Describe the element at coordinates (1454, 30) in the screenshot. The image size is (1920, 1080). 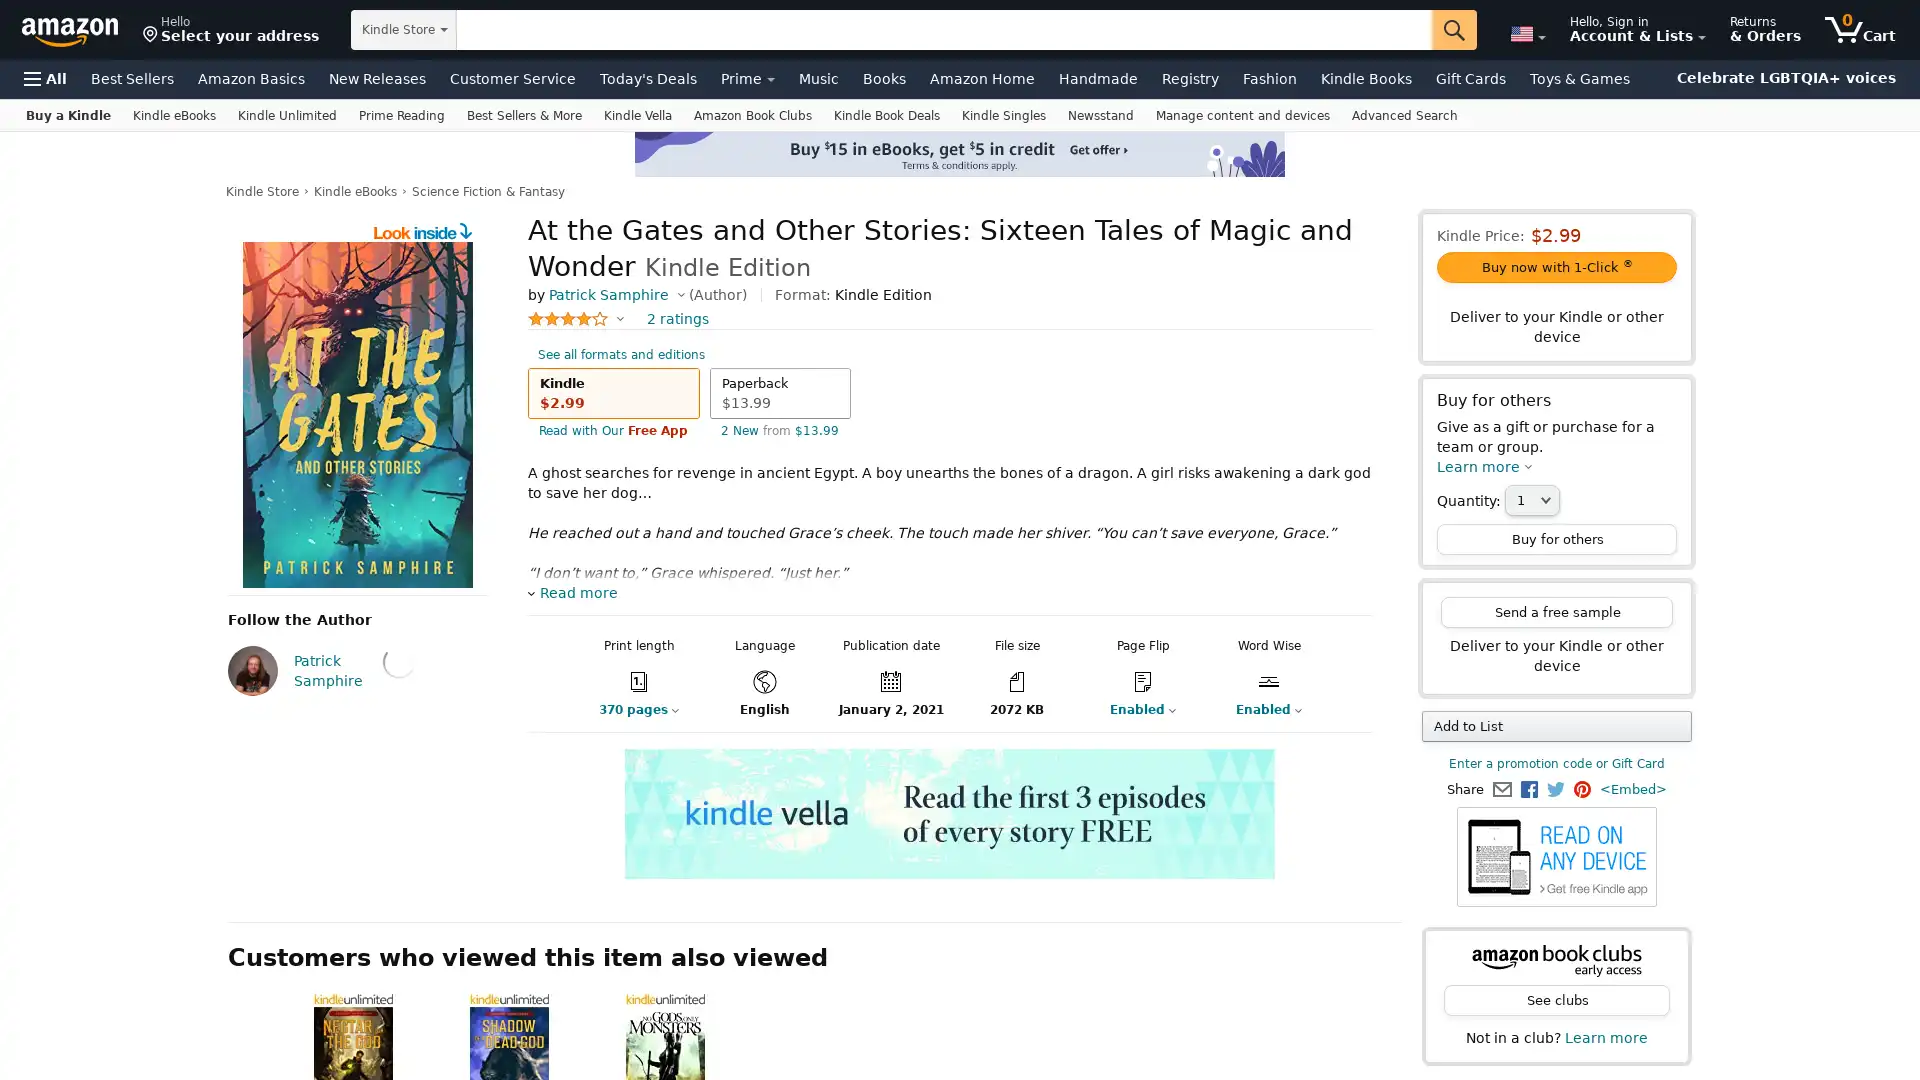
I see `Go` at that location.